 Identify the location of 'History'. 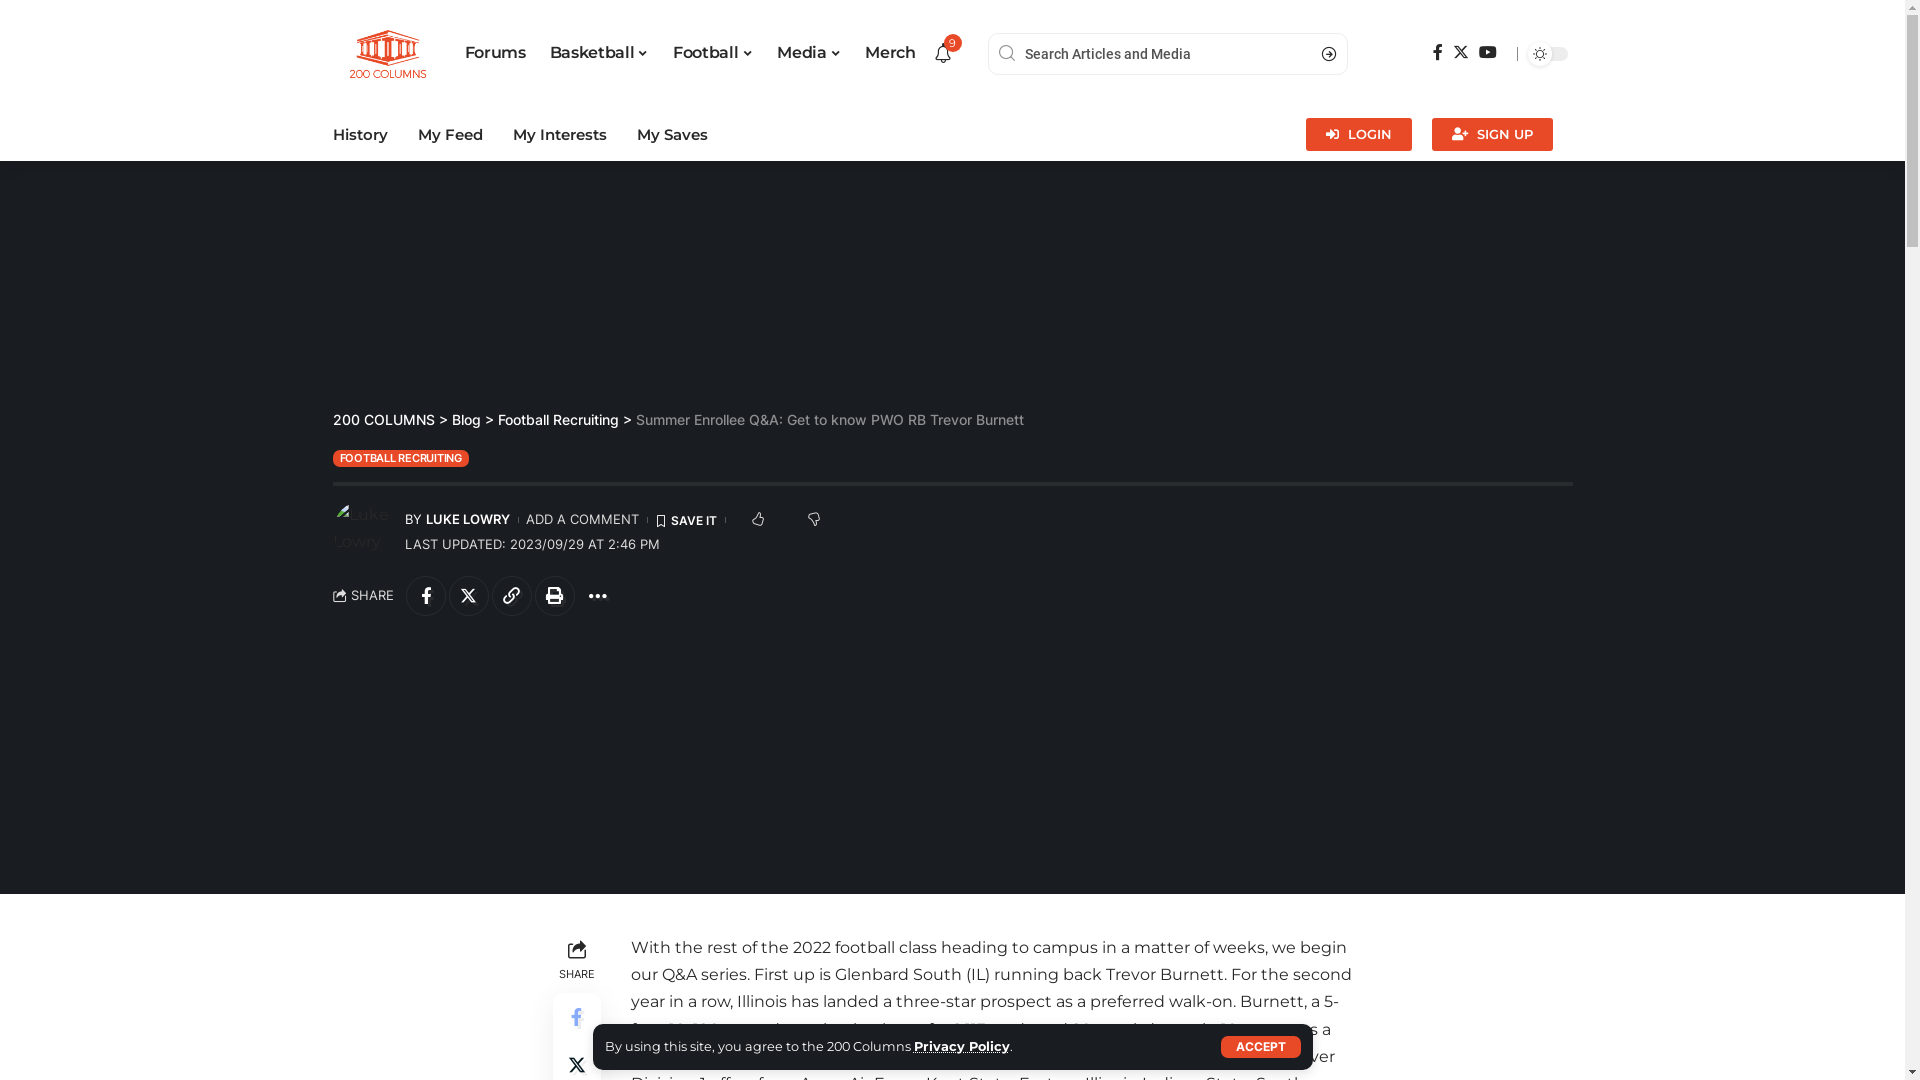
(359, 135).